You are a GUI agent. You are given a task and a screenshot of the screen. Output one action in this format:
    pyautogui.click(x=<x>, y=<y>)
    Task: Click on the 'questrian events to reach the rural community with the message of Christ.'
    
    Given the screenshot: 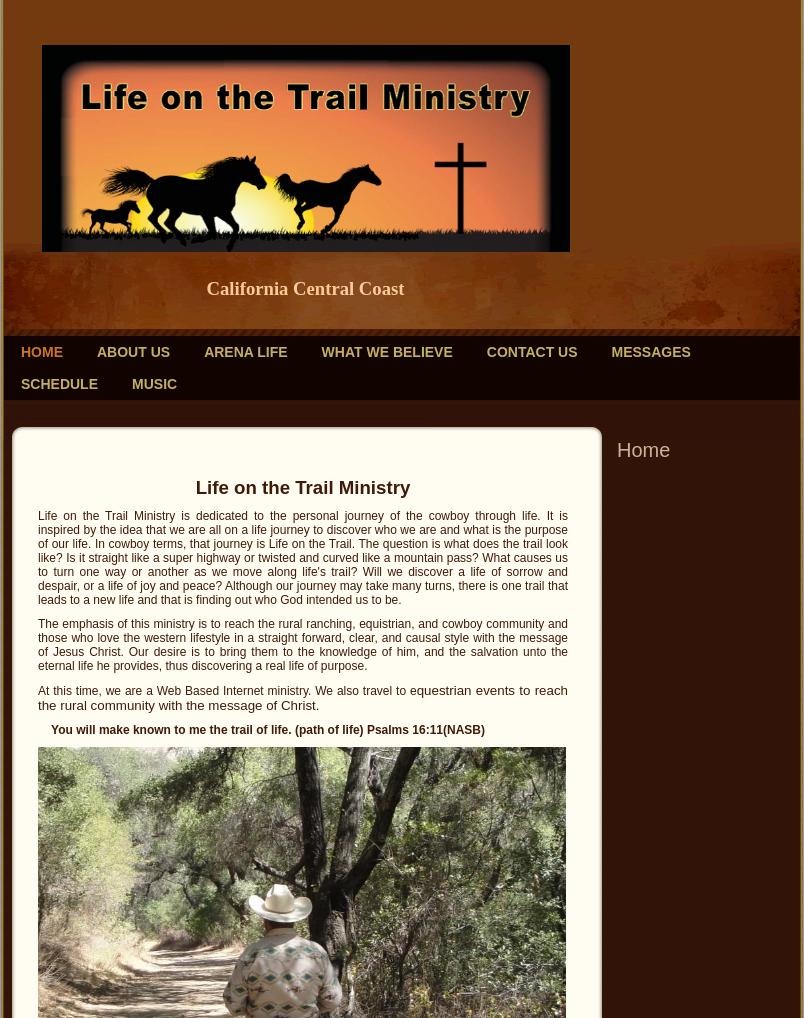 What is the action you would take?
    pyautogui.click(x=303, y=698)
    